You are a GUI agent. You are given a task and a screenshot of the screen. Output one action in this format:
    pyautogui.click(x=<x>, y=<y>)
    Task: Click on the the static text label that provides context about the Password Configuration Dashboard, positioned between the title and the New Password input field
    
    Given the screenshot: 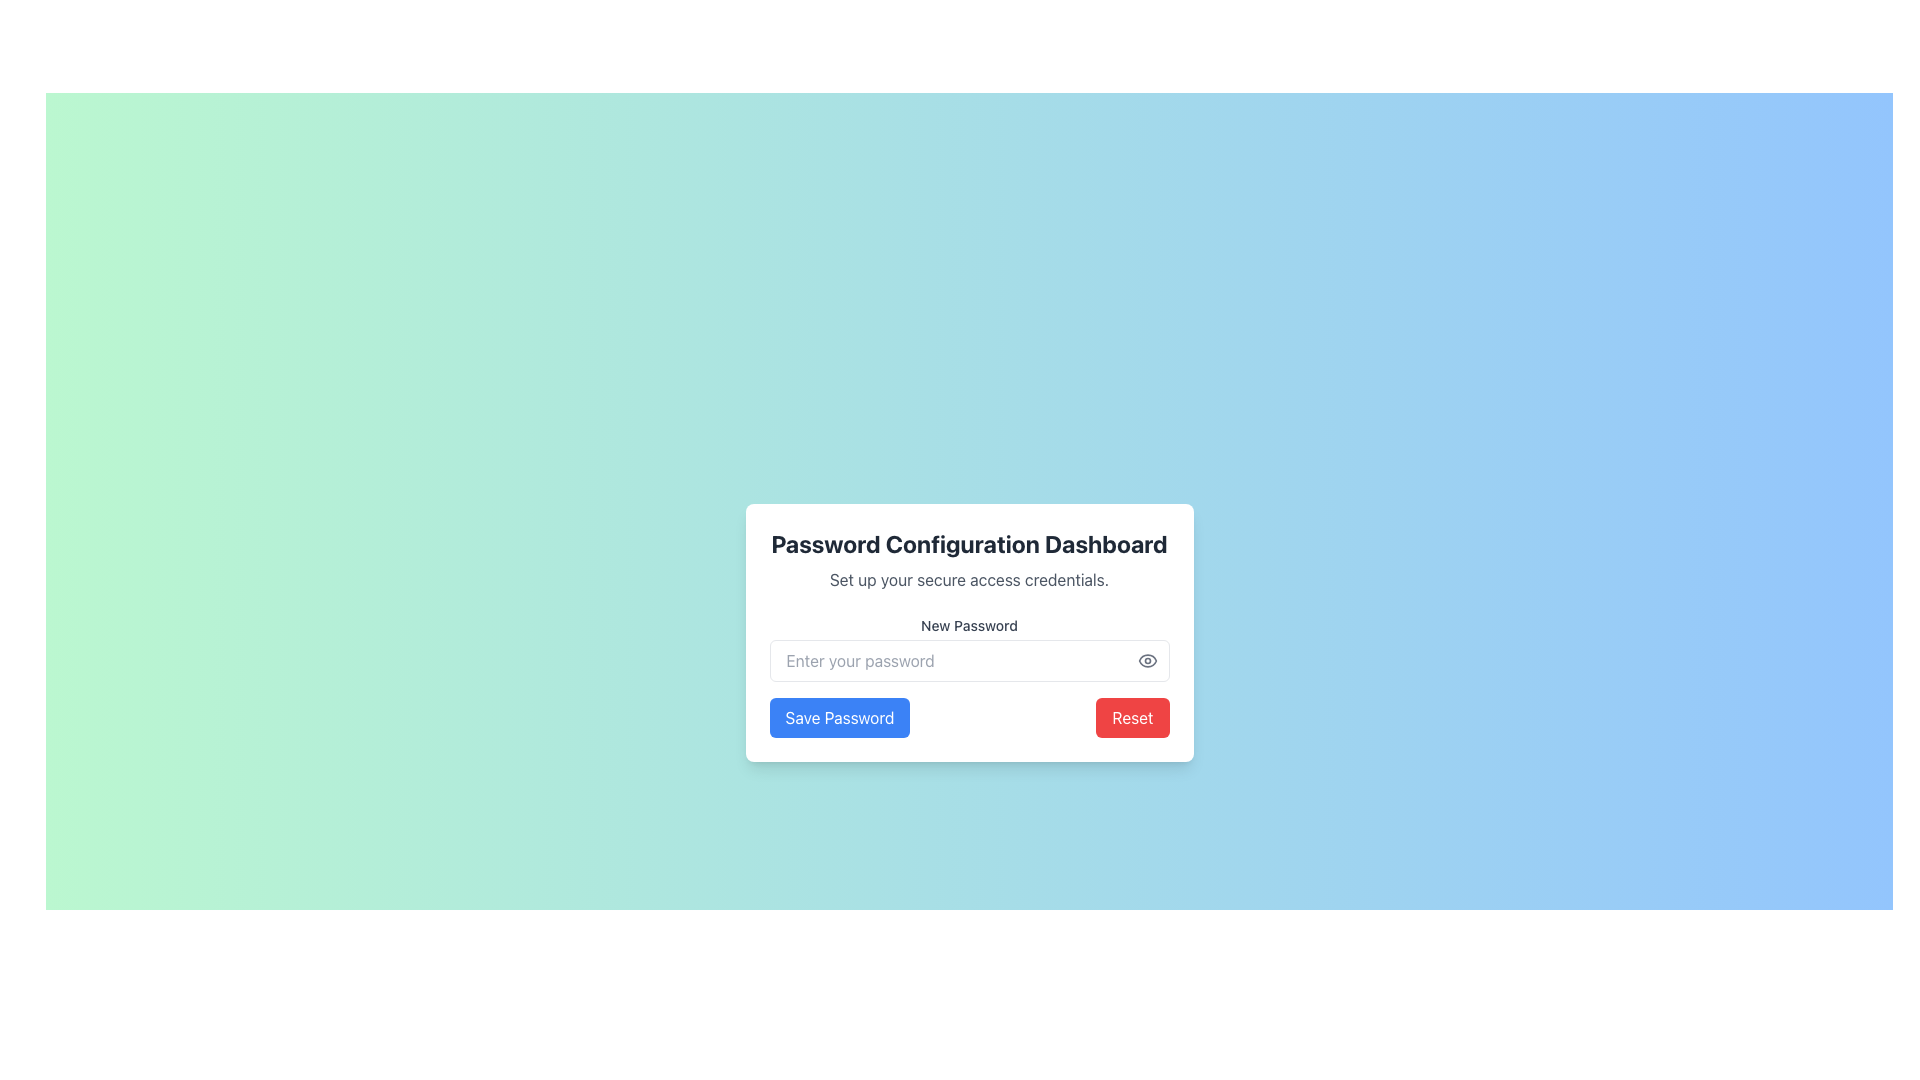 What is the action you would take?
    pyautogui.click(x=969, y=579)
    